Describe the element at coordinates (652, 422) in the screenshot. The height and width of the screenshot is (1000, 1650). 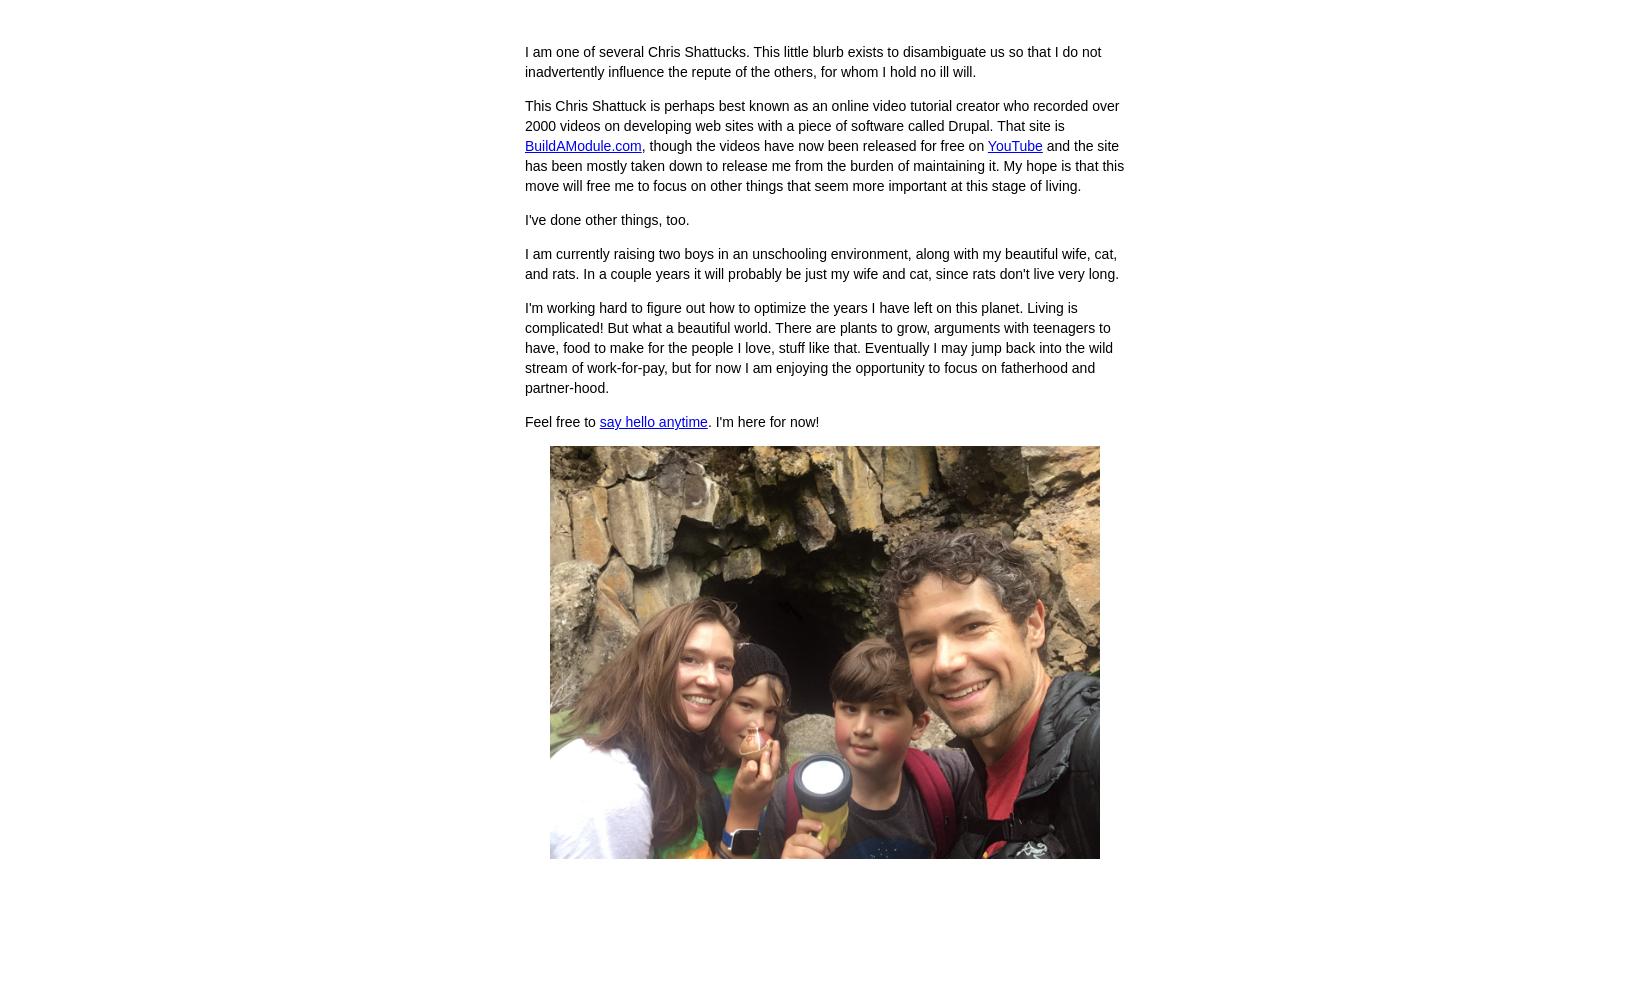
I see `'say hello anytime'` at that location.